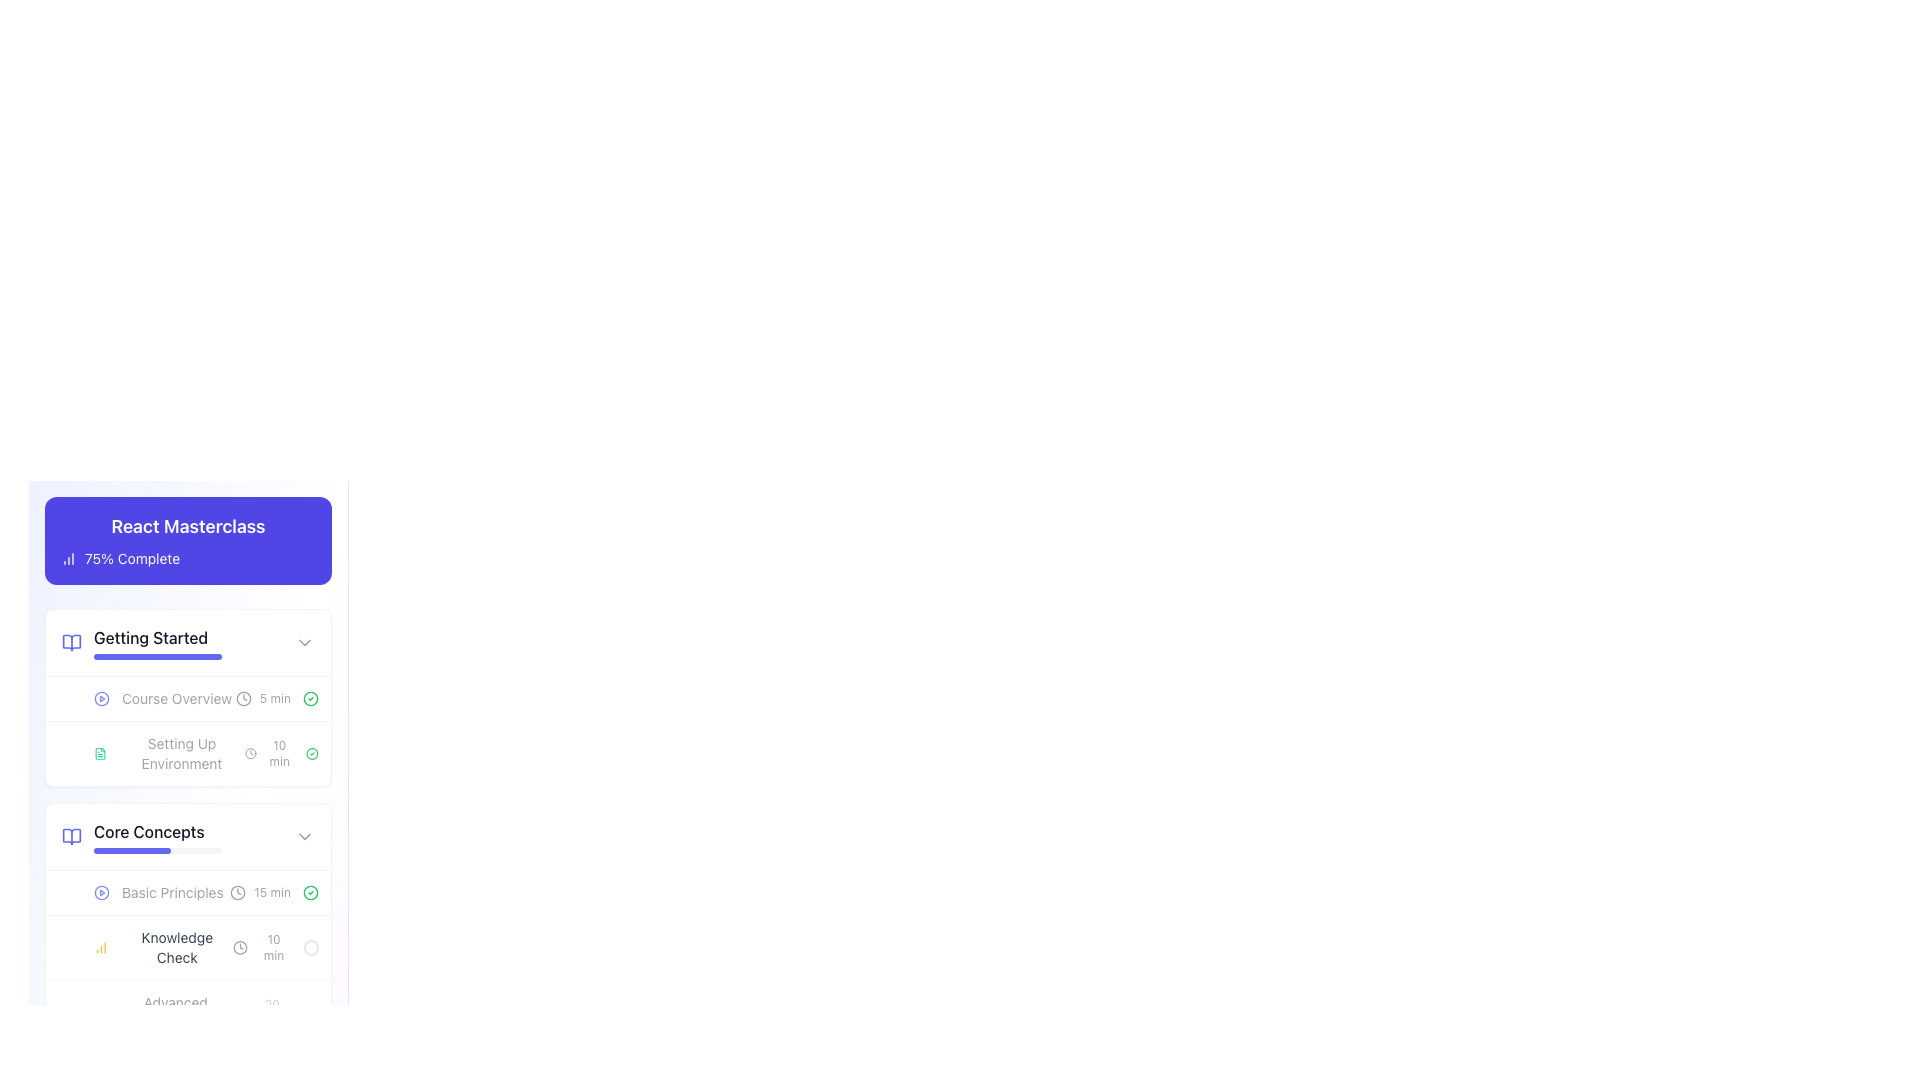 The height and width of the screenshot is (1080, 1920). Describe the element at coordinates (72, 837) in the screenshot. I see `the open book icon, which is indigo colored and positioned to the left of the 'Core Concepts' text` at that location.